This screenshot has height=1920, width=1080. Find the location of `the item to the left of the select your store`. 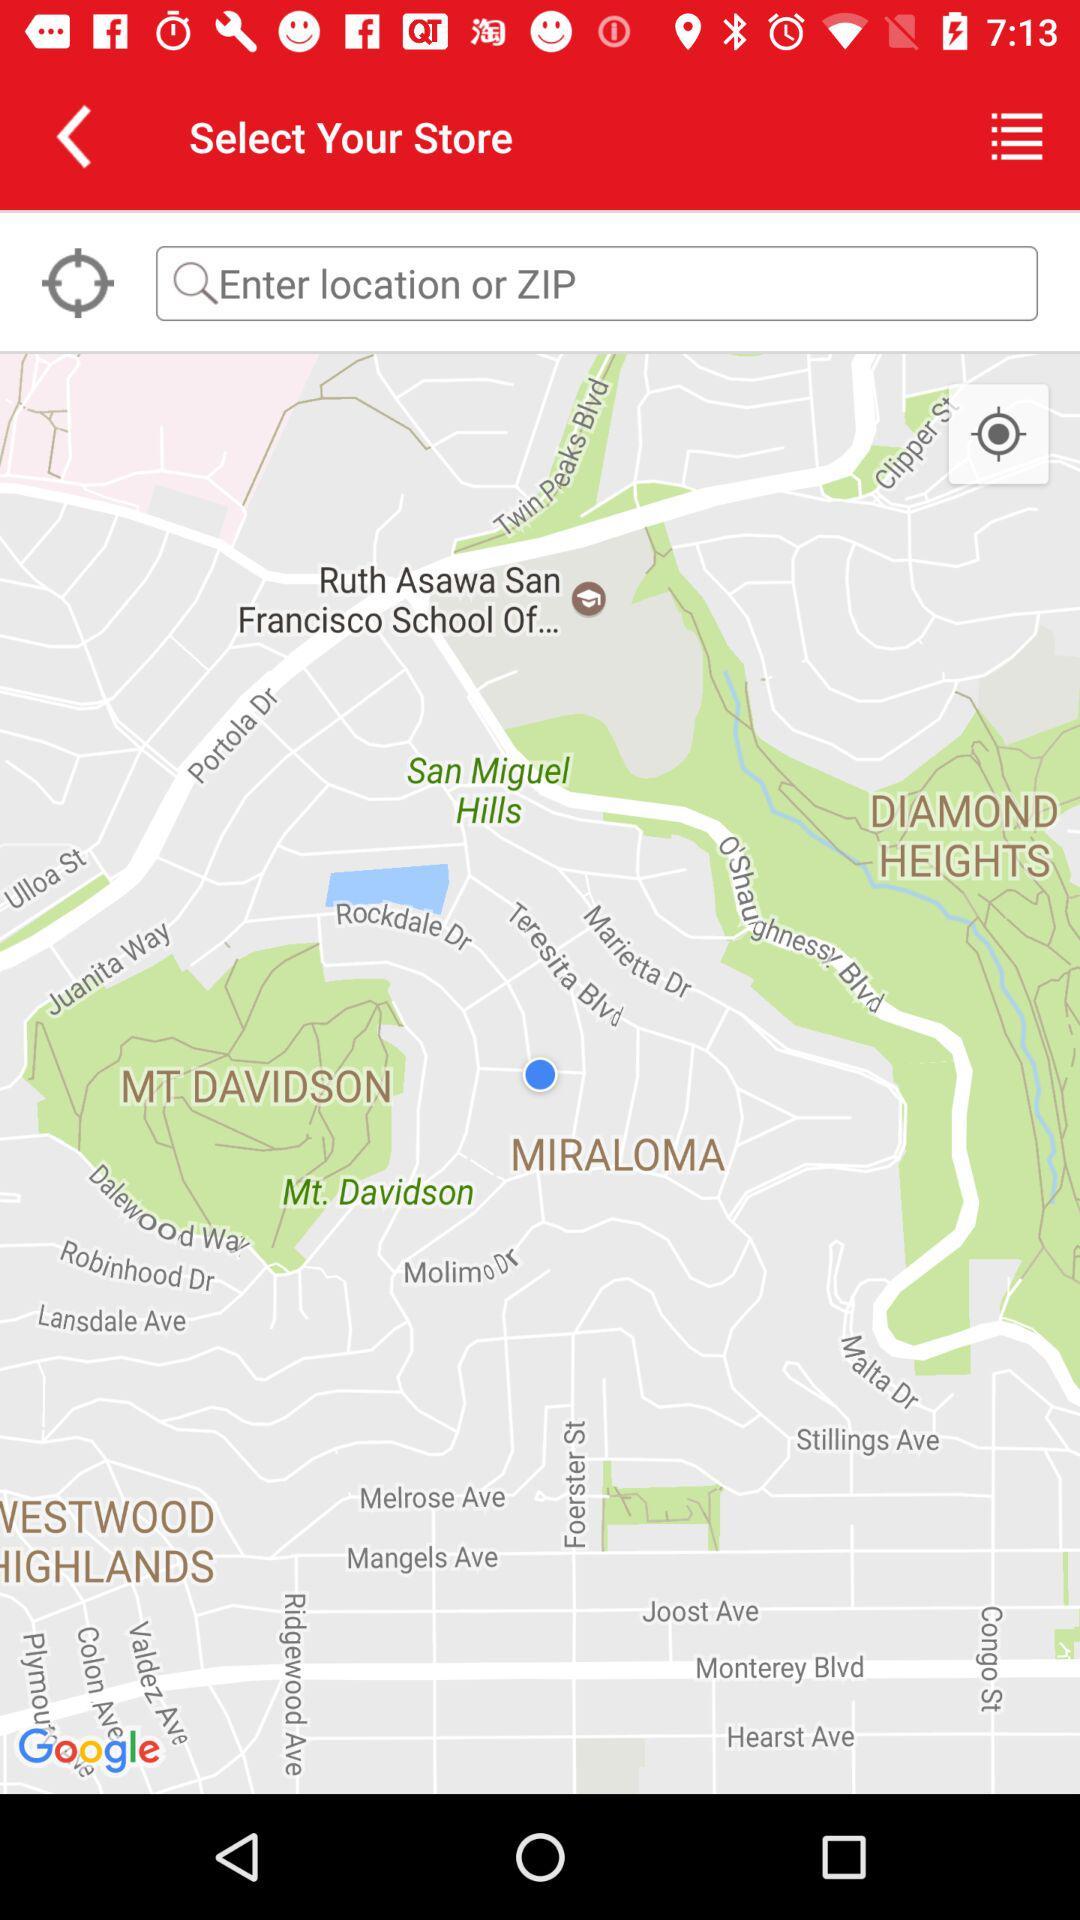

the item to the left of the select your store is located at coordinates (72, 135).